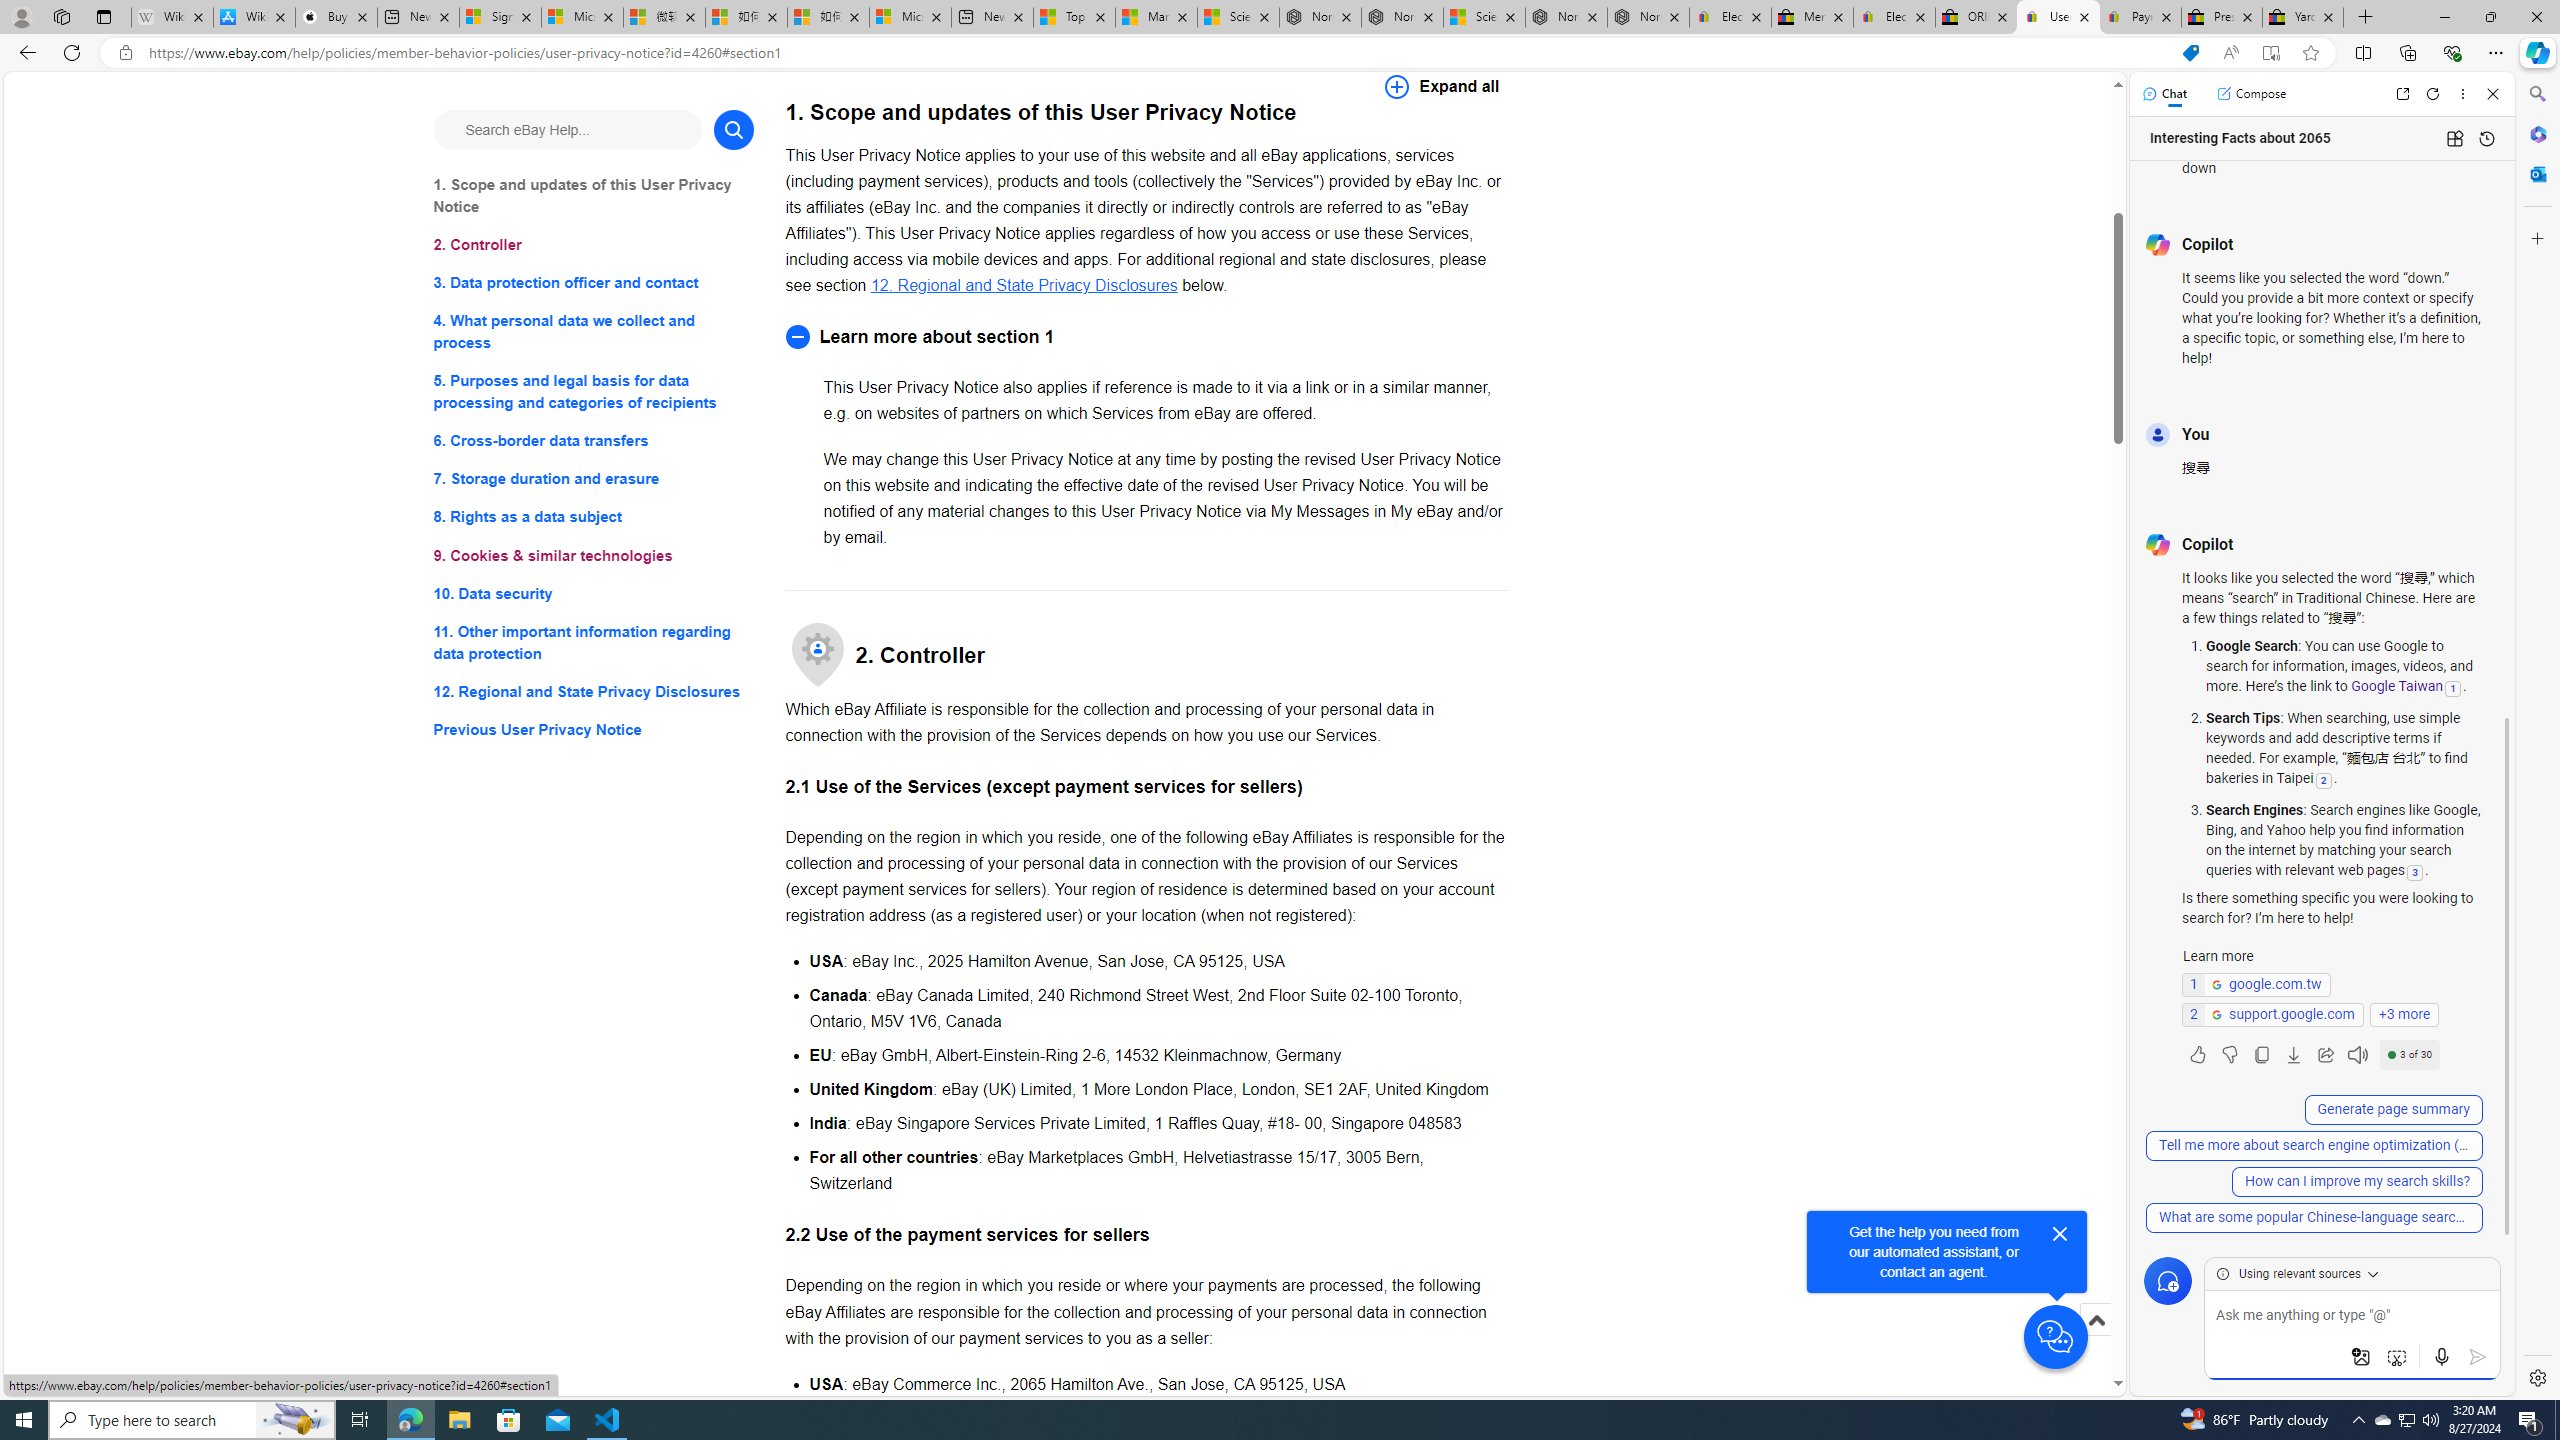 The height and width of the screenshot is (1440, 2560). What do you see at coordinates (592, 555) in the screenshot?
I see `'9. Cookies & similar technologies'` at bounding box center [592, 555].